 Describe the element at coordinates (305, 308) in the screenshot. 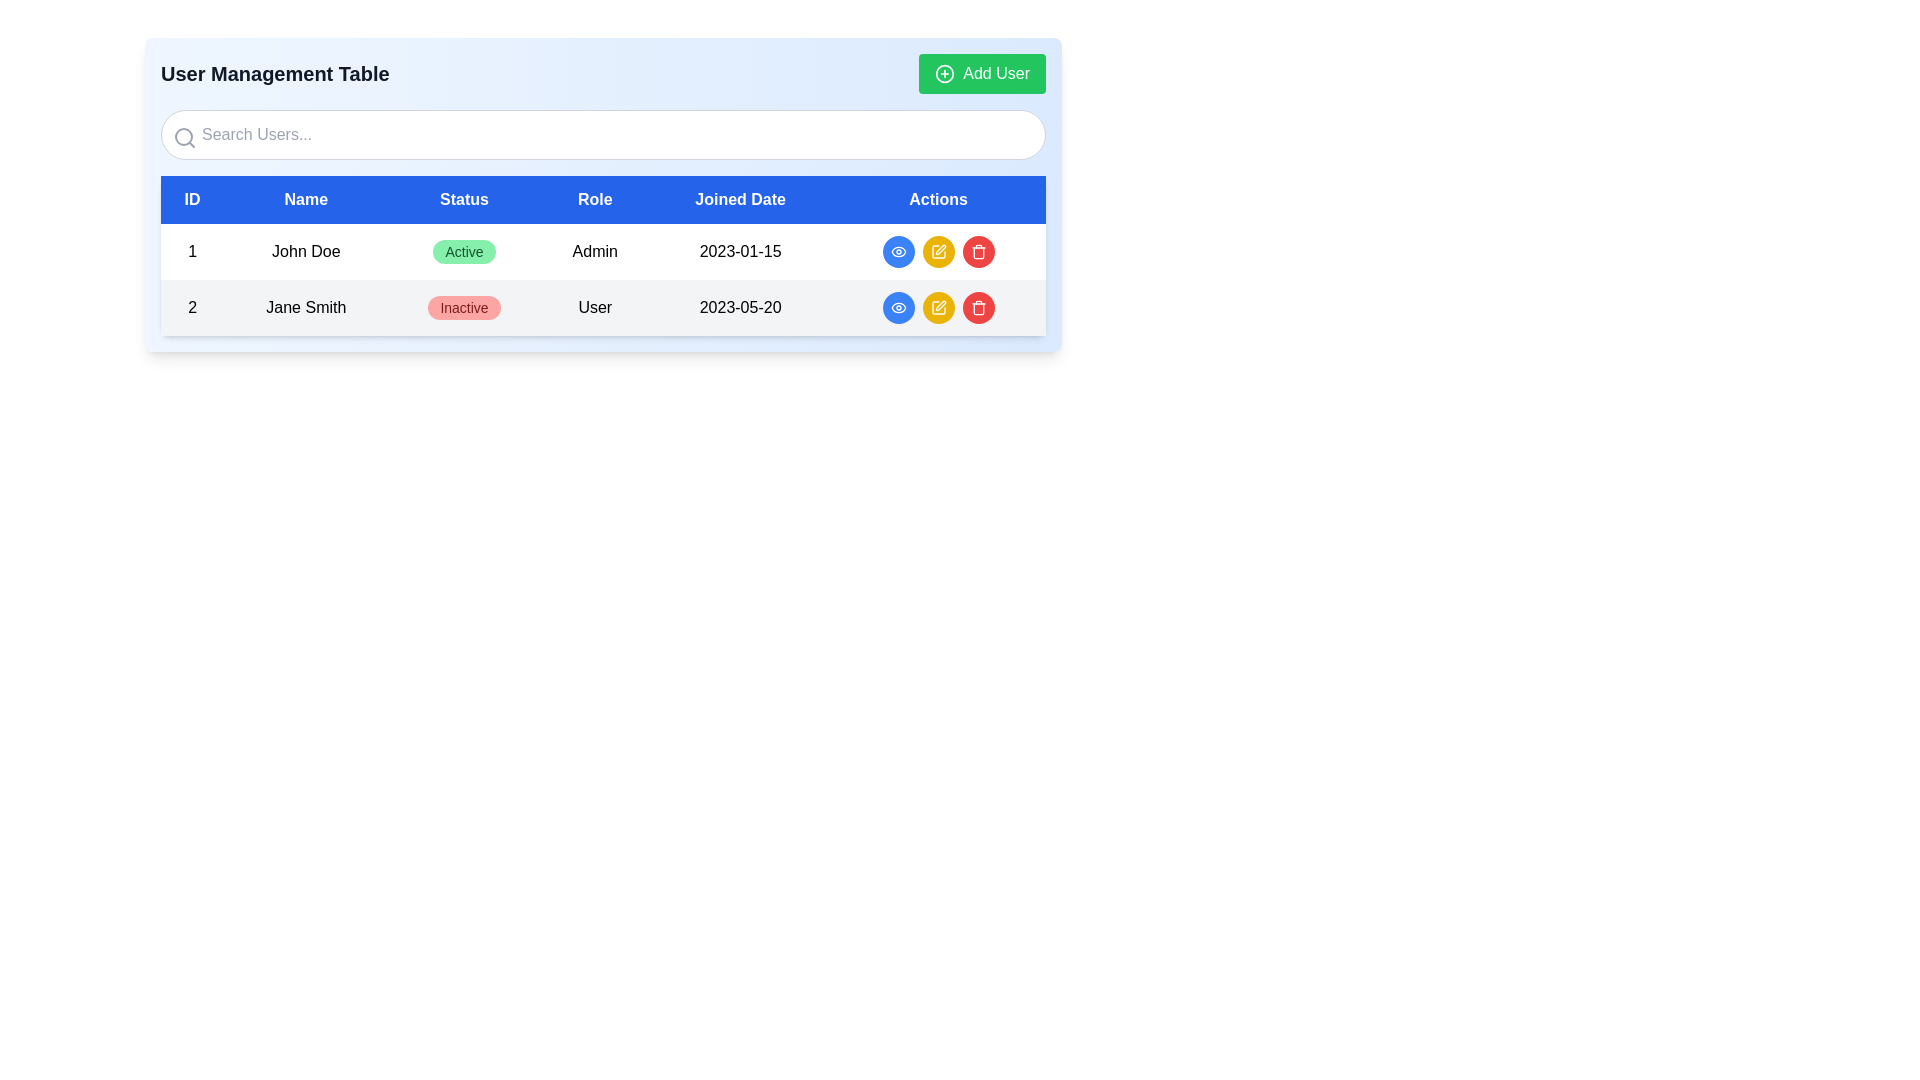

I see `the Text Label that identifies the name of the user in the second row of the user management table, located between the number '2' and the 'Status' column displaying 'Inactive'` at that location.